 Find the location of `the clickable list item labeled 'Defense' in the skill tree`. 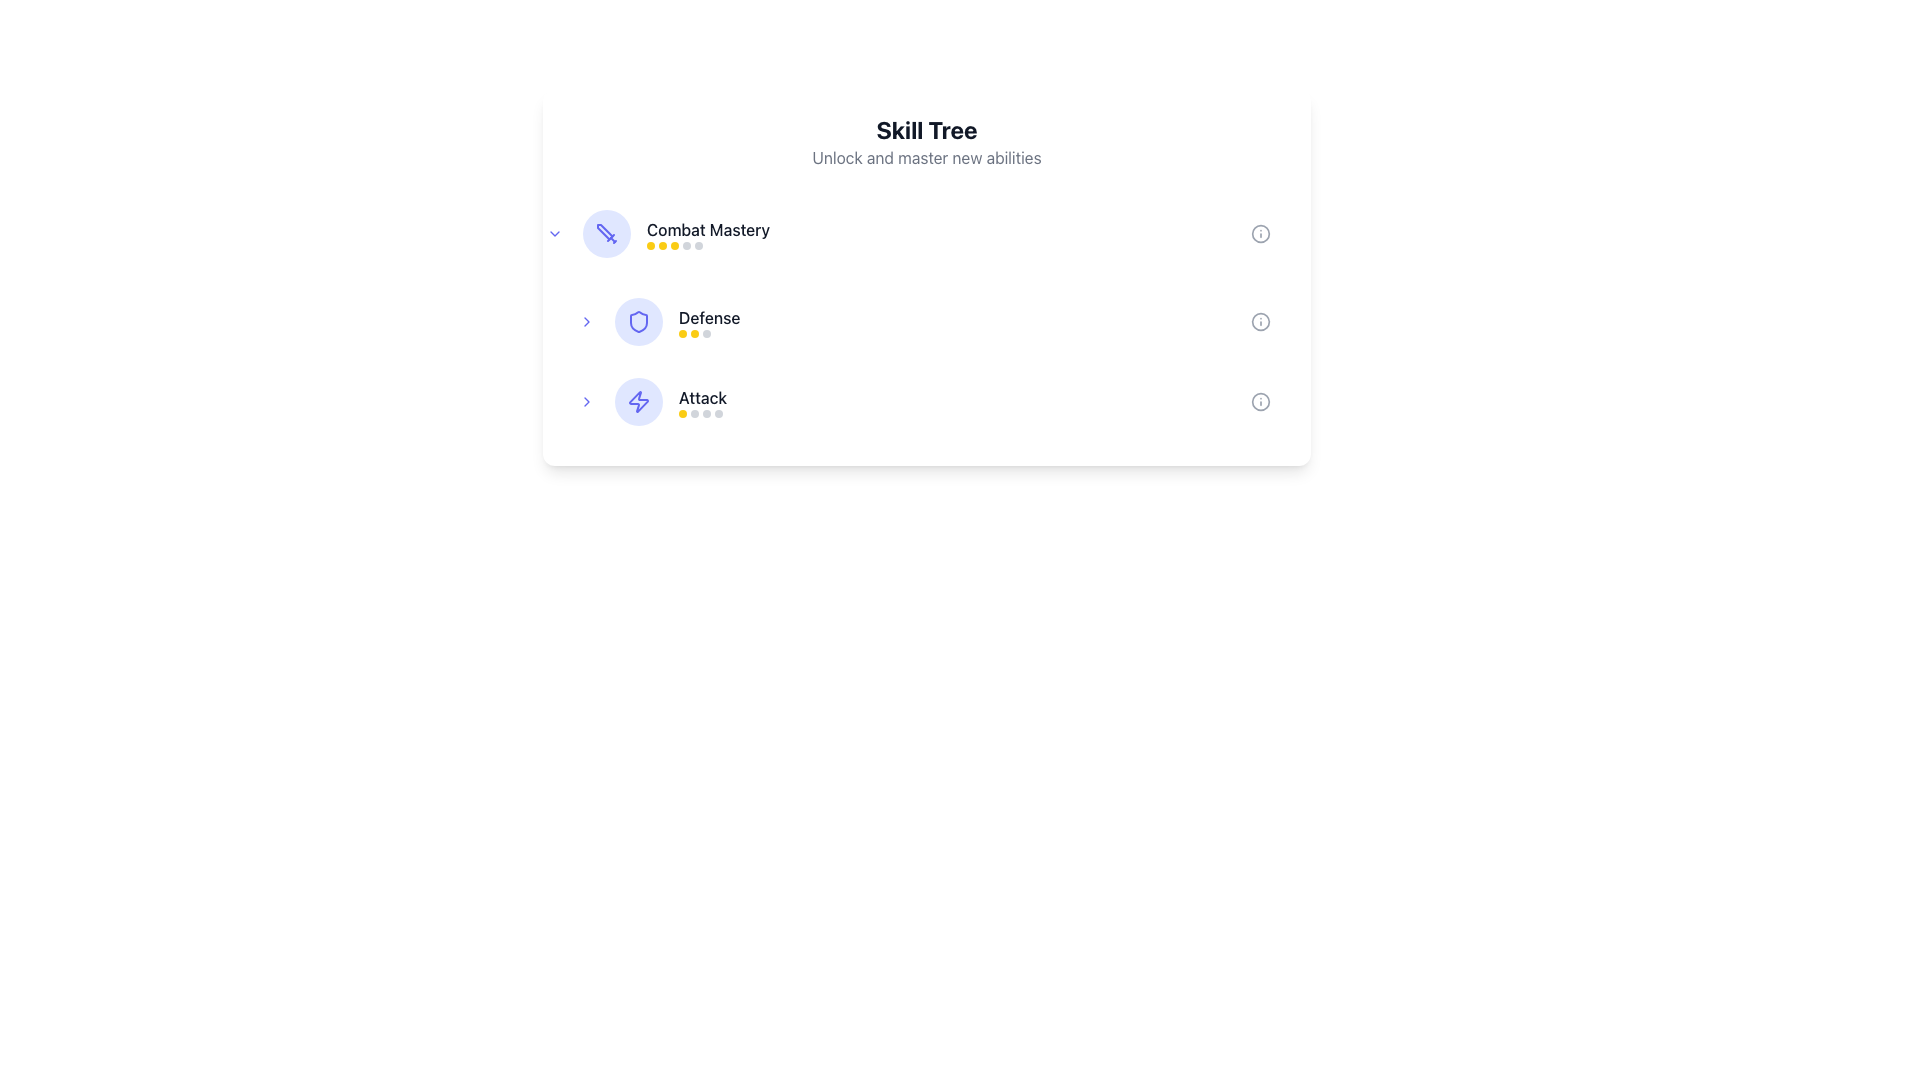

the clickable list item labeled 'Defense' in the skill tree is located at coordinates (941, 320).